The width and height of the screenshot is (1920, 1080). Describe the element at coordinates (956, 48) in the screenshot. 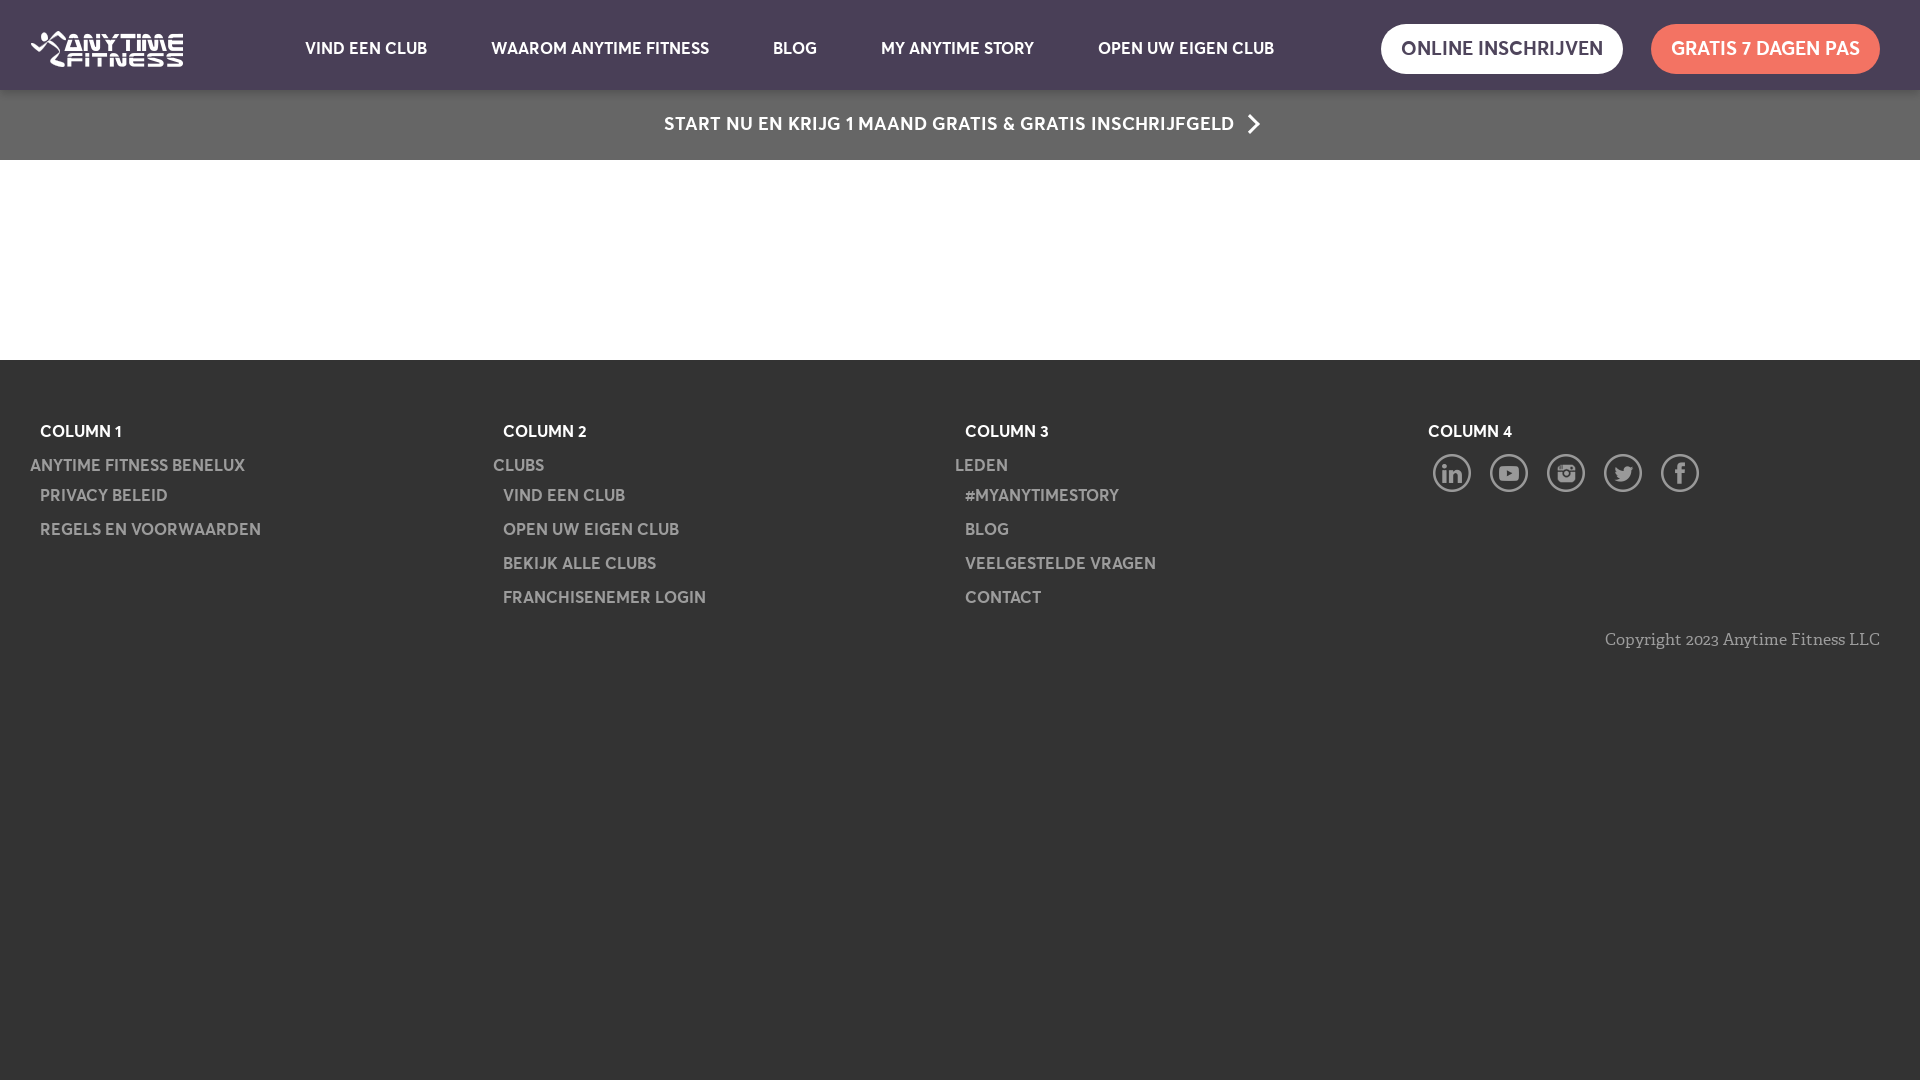

I see `'MY ANYTIME STORY'` at that location.